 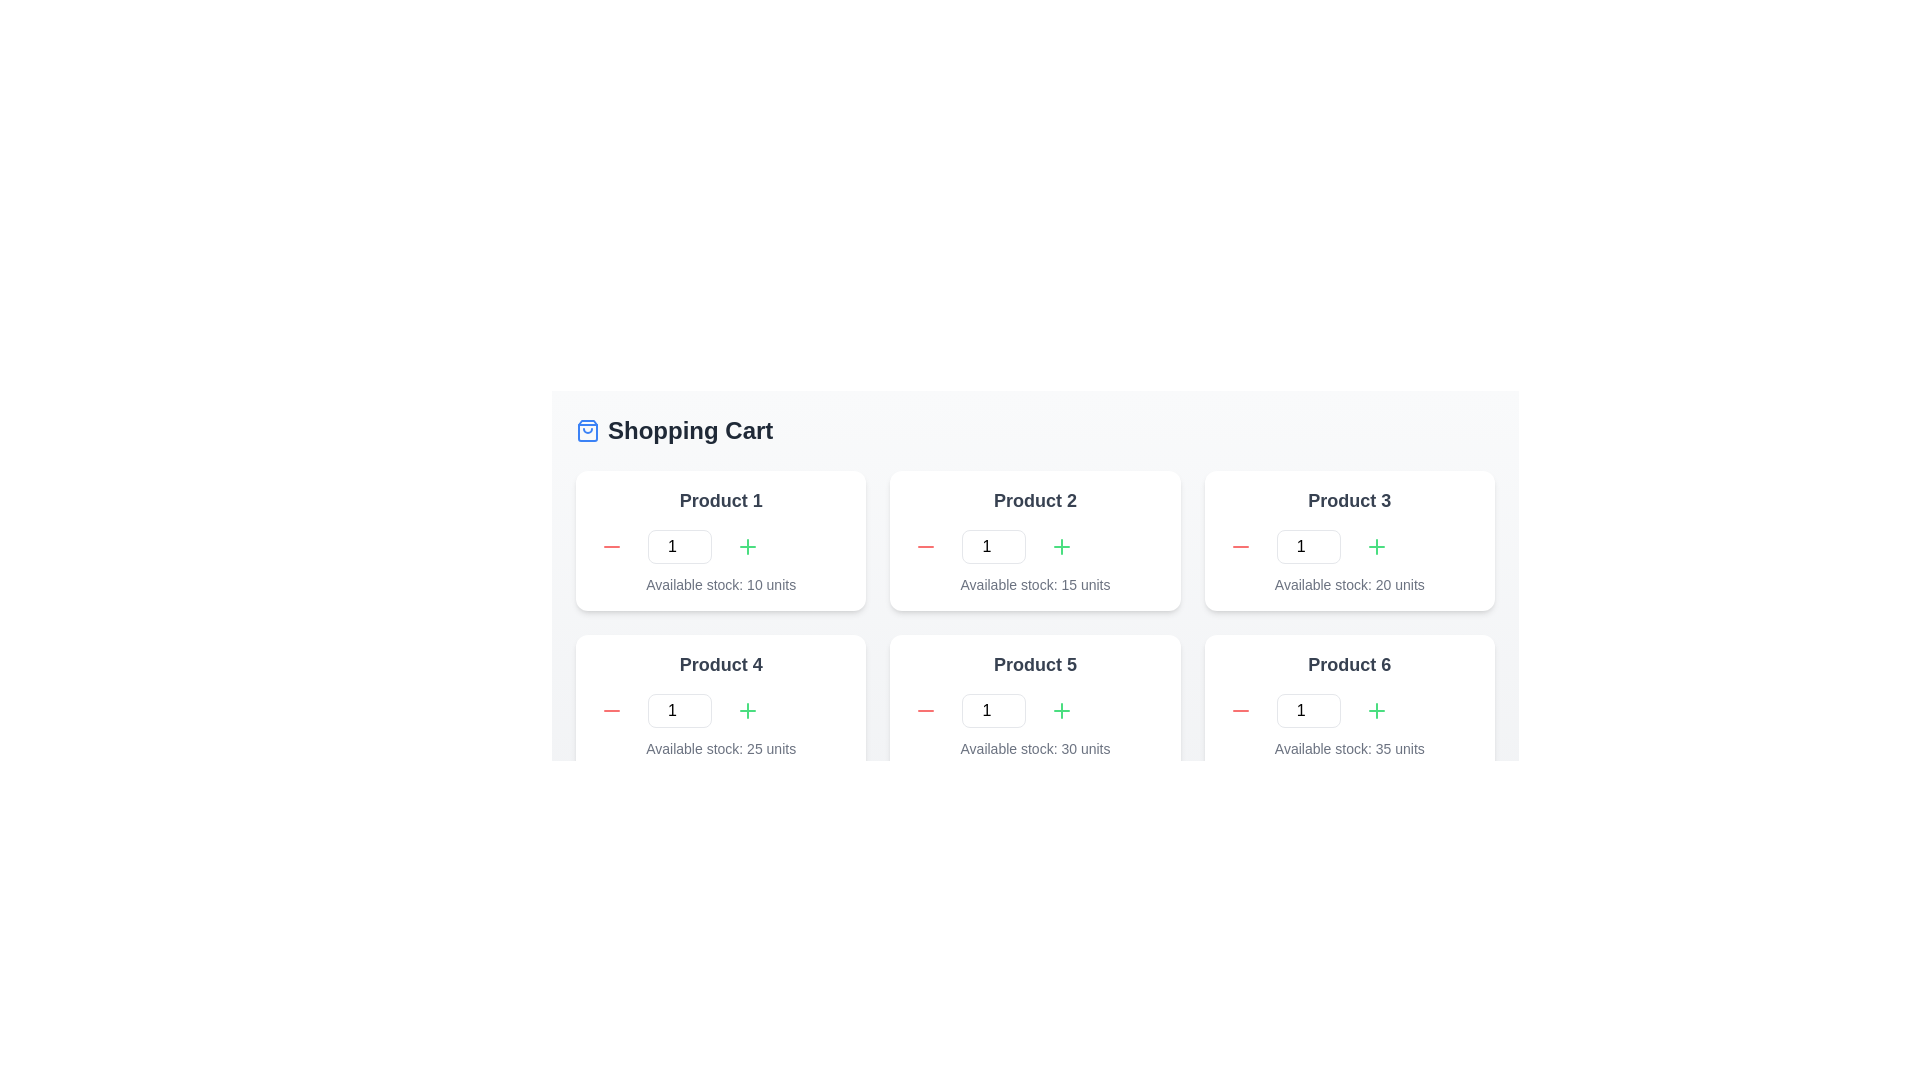 What do you see at coordinates (720, 748) in the screenshot?
I see `the Text label that provides stock information for Product 4, positioned beneath the numeric input and plus/minus buttons` at bounding box center [720, 748].